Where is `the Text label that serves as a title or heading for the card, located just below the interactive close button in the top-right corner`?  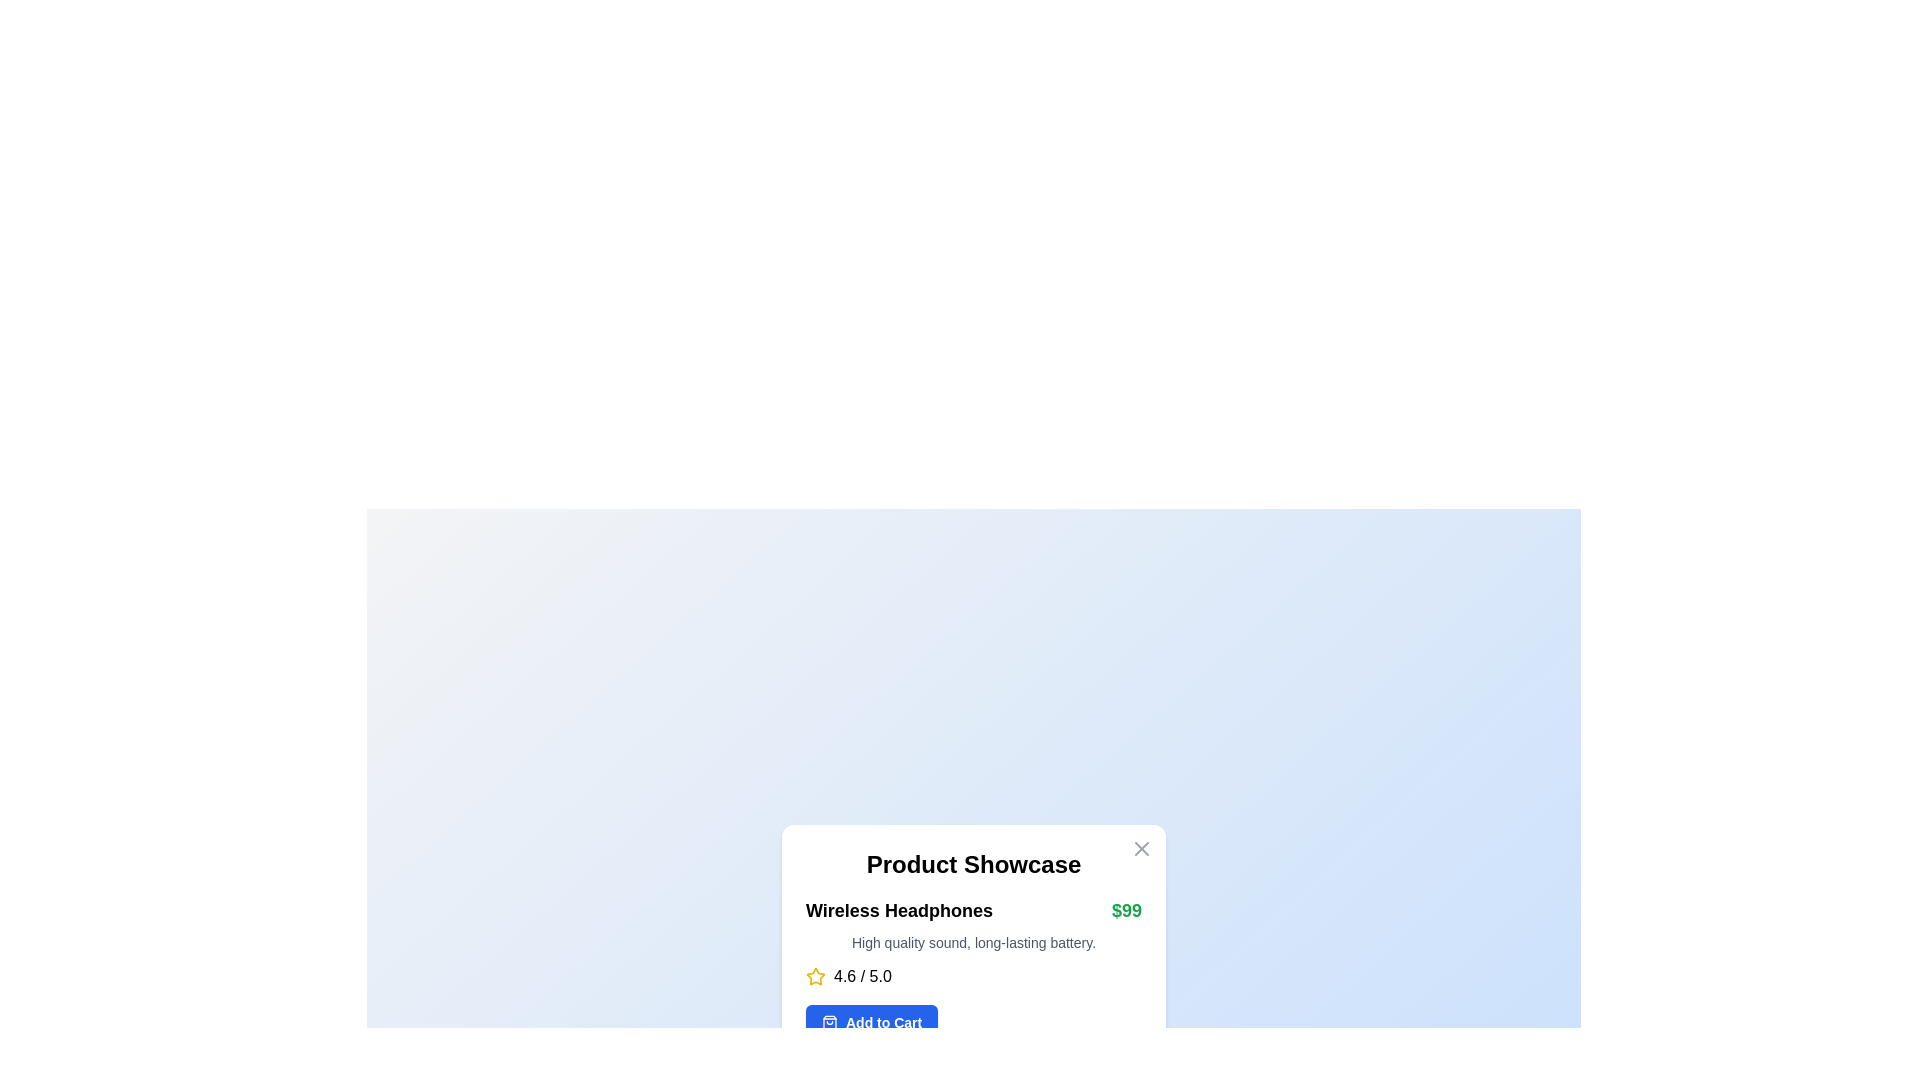 the Text label that serves as a title or heading for the card, located just below the interactive close button in the top-right corner is located at coordinates (974, 863).